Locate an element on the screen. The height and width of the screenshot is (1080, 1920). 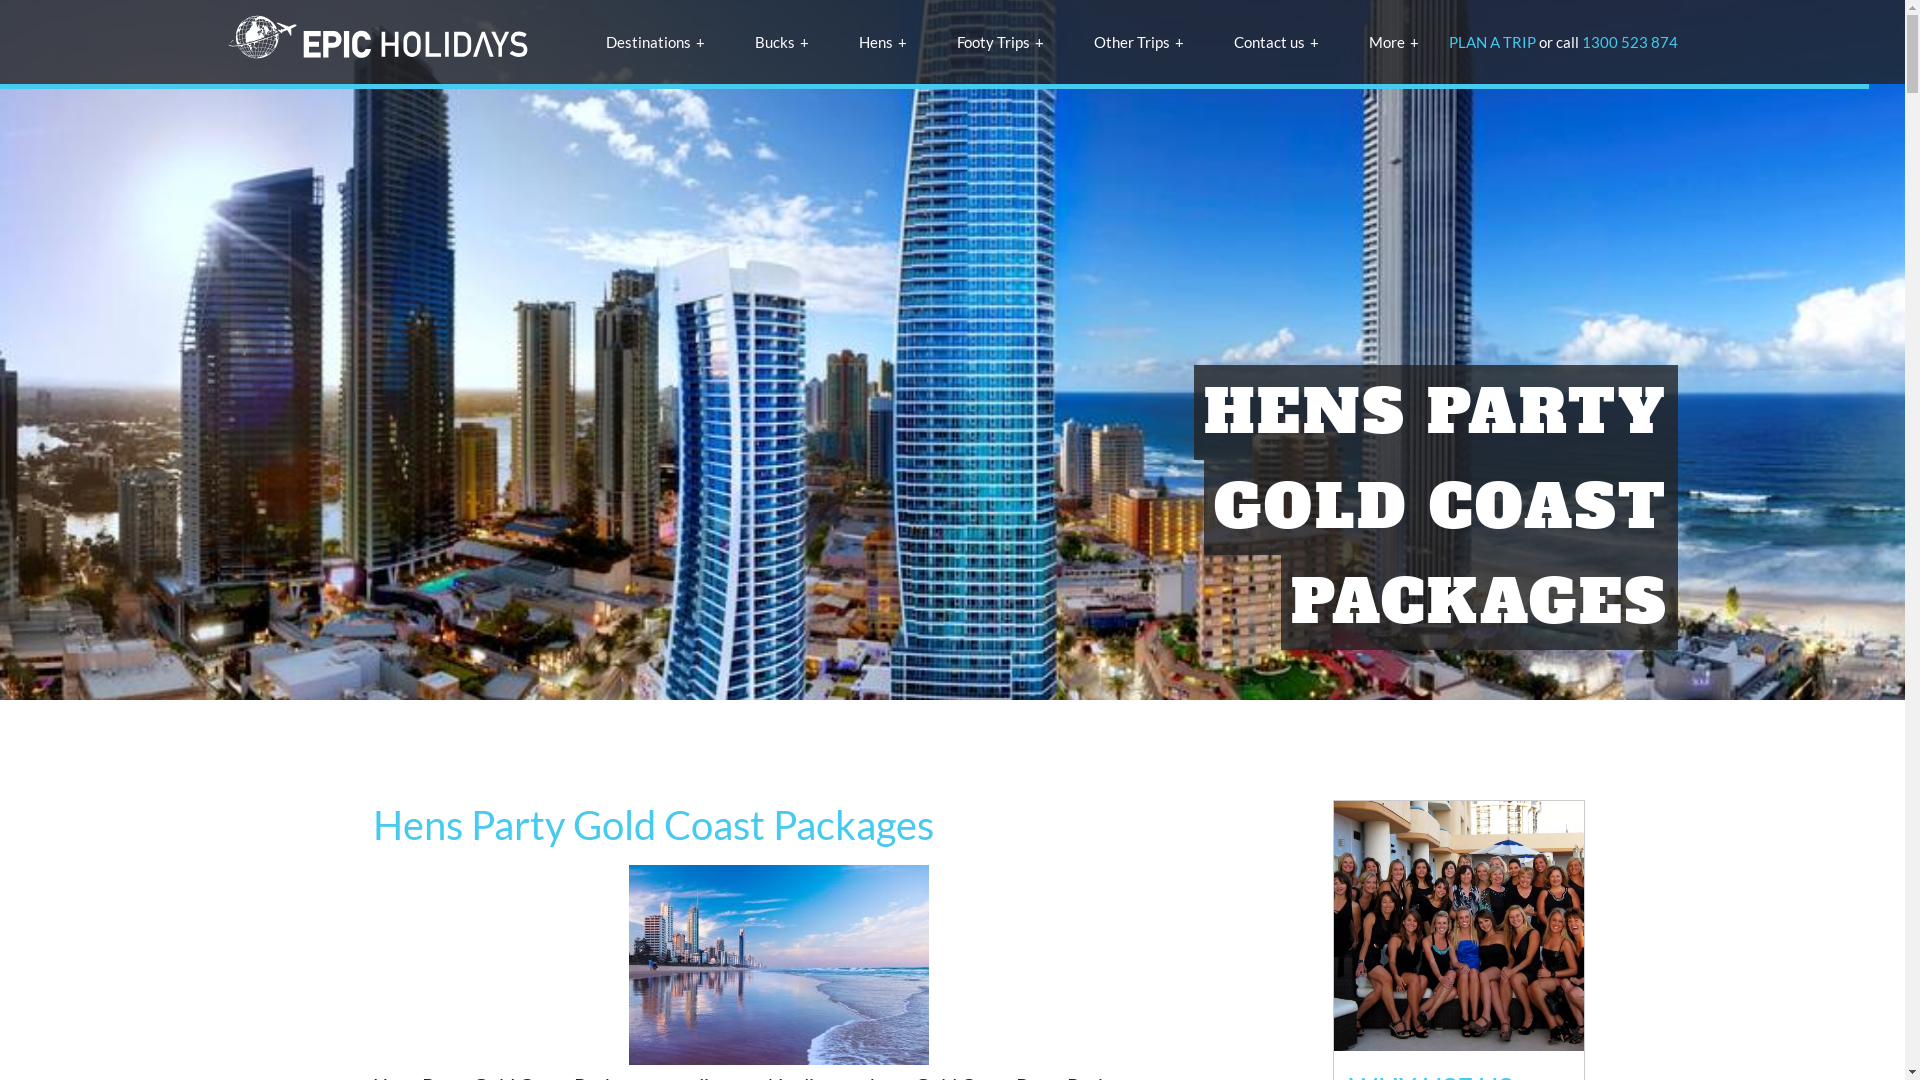
'Destinations' is located at coordinates (604, 42).